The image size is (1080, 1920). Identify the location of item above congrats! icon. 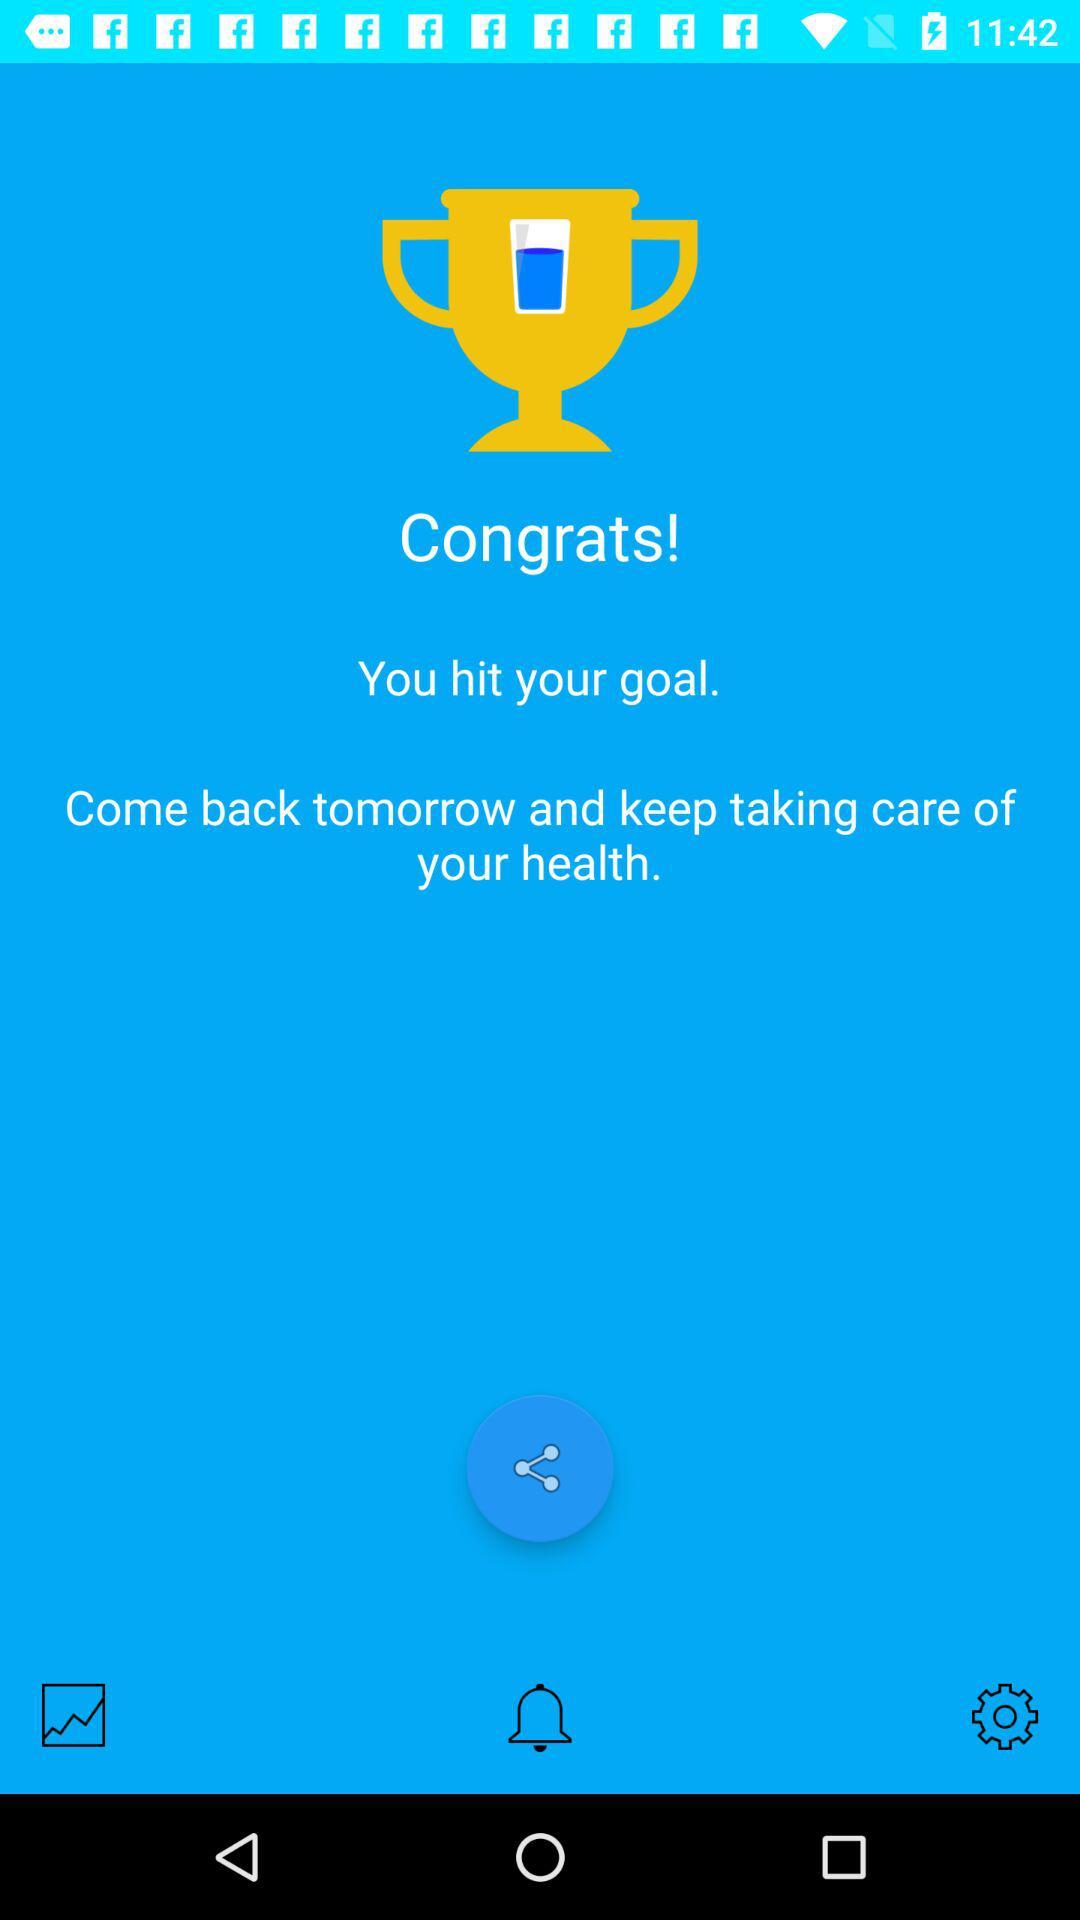
(540, 127).